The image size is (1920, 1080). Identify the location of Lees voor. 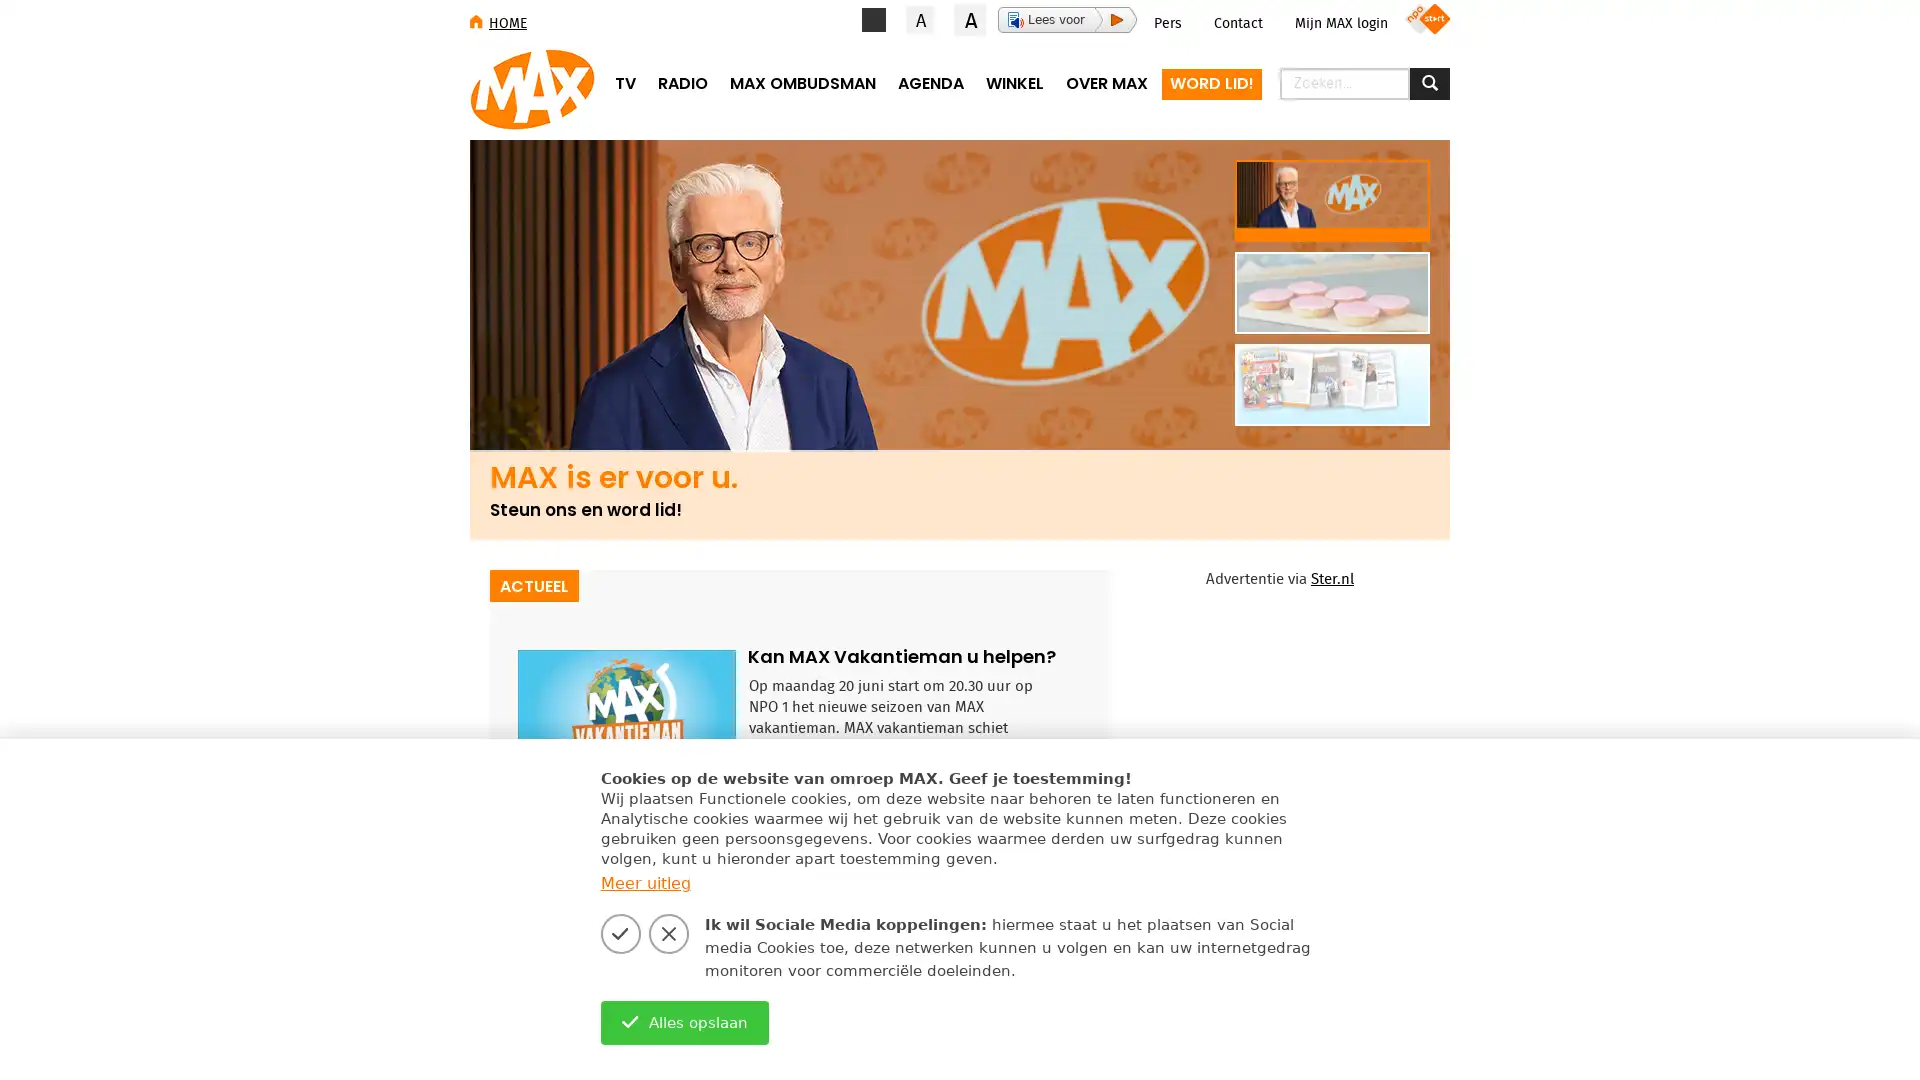
(1066, 19).